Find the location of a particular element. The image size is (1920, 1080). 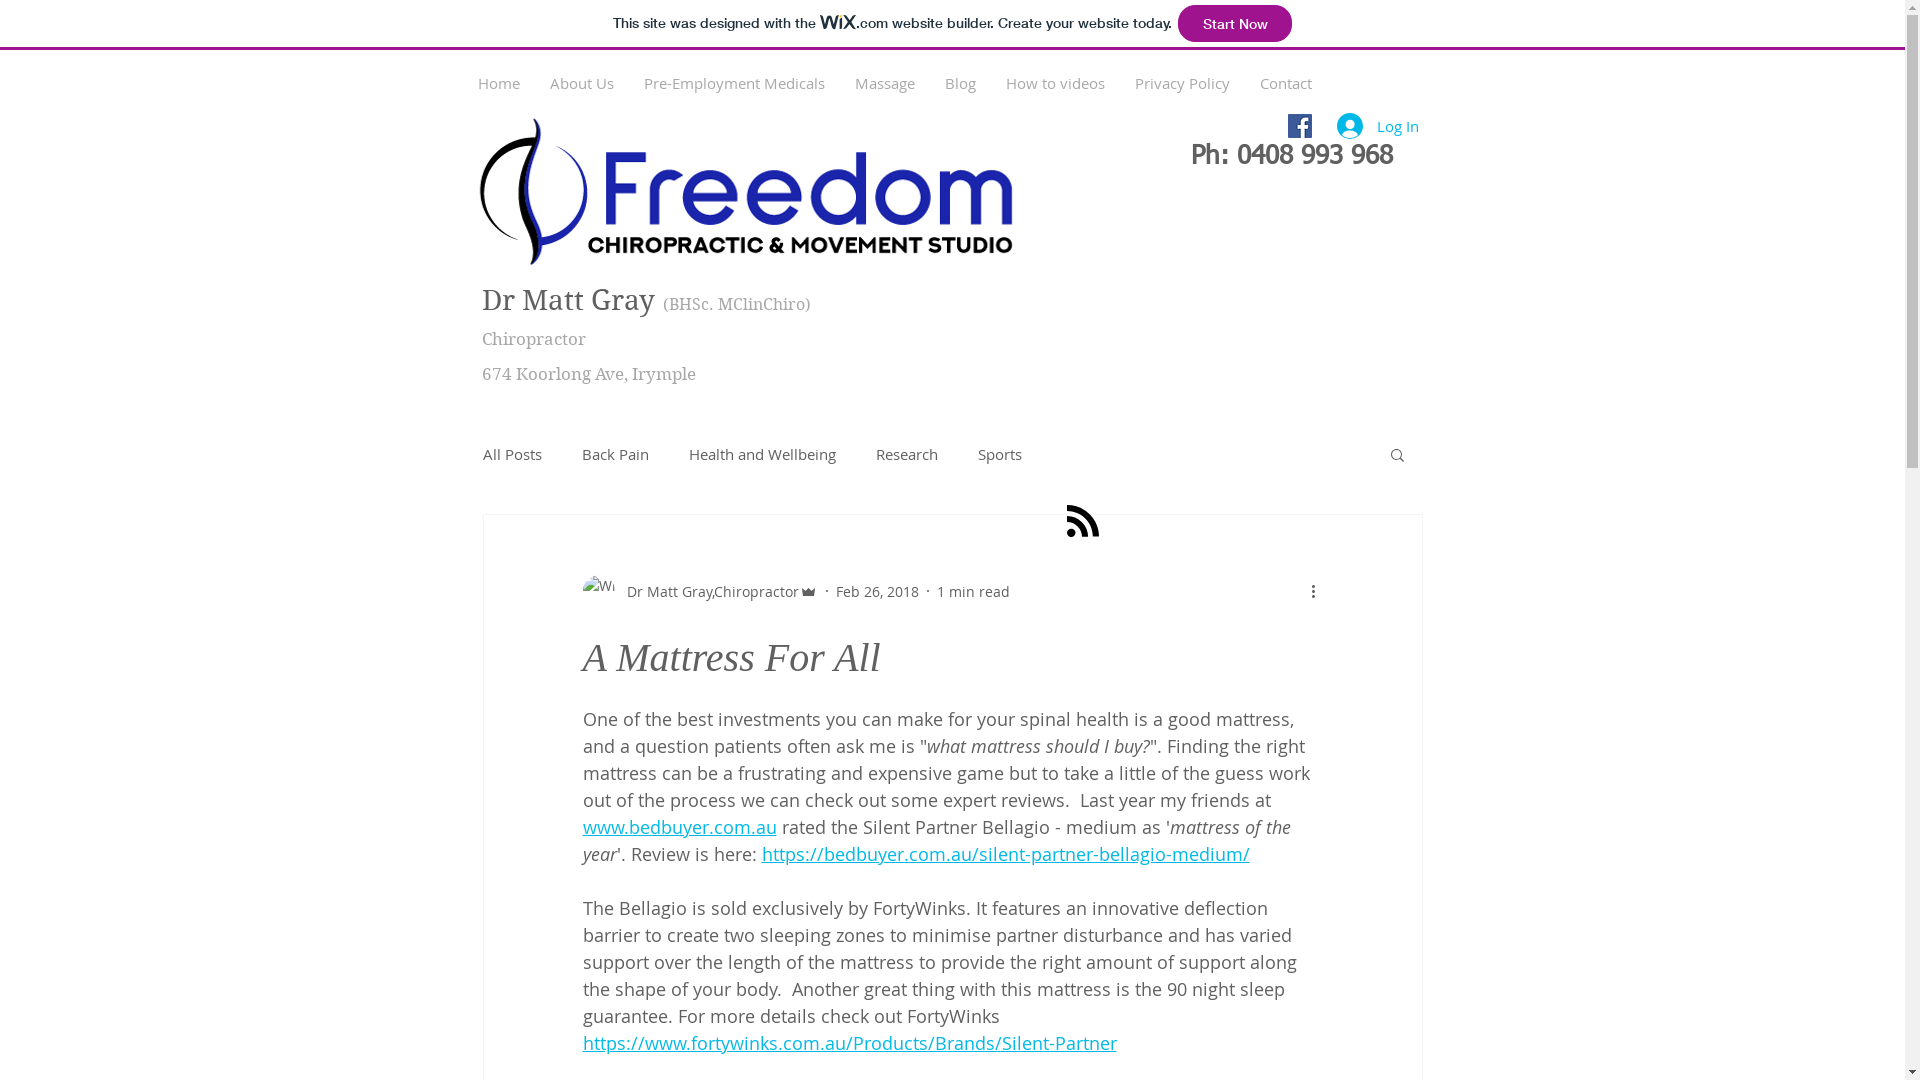

'How to videos' is located at coordinates (1053, 82).